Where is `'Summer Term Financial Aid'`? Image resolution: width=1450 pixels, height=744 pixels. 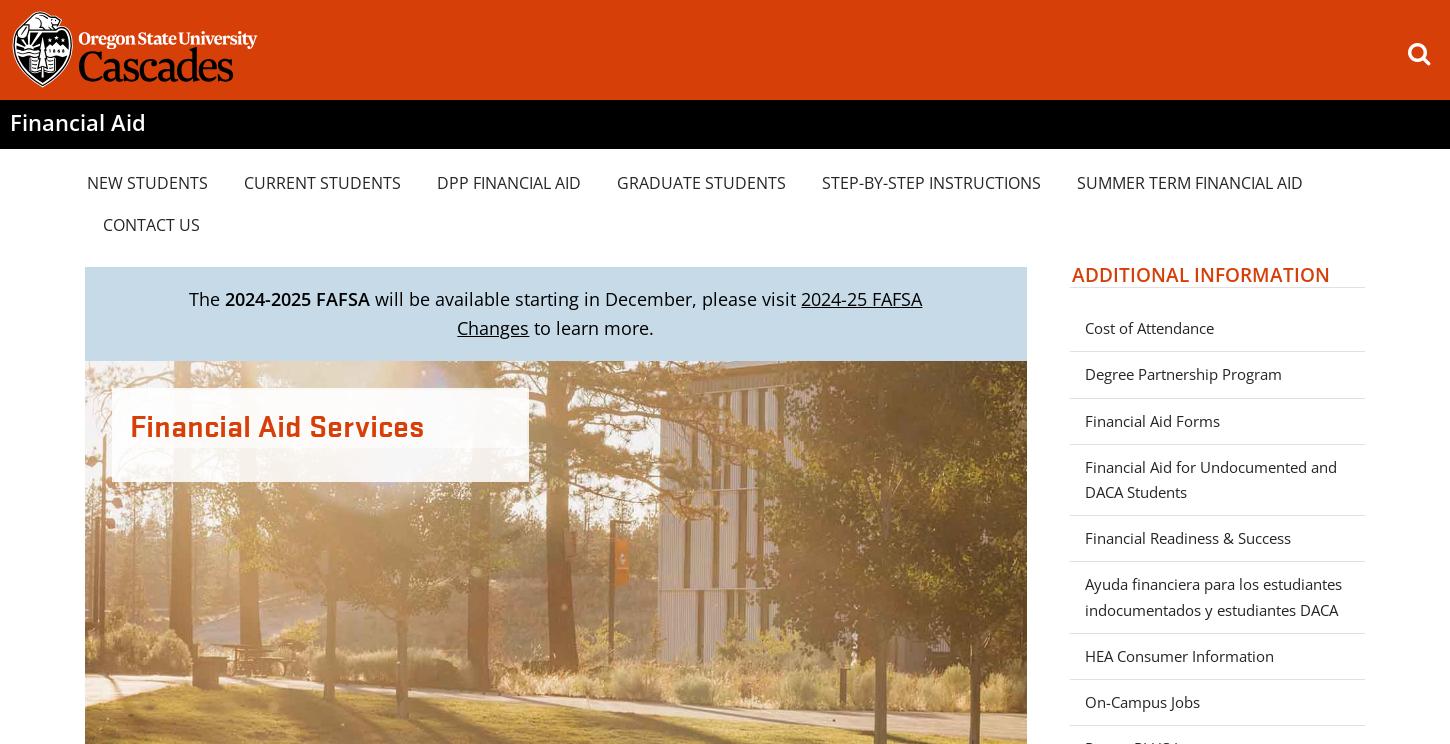
'Summer Term Financial Aid' is located at coordinates (1189, 180).